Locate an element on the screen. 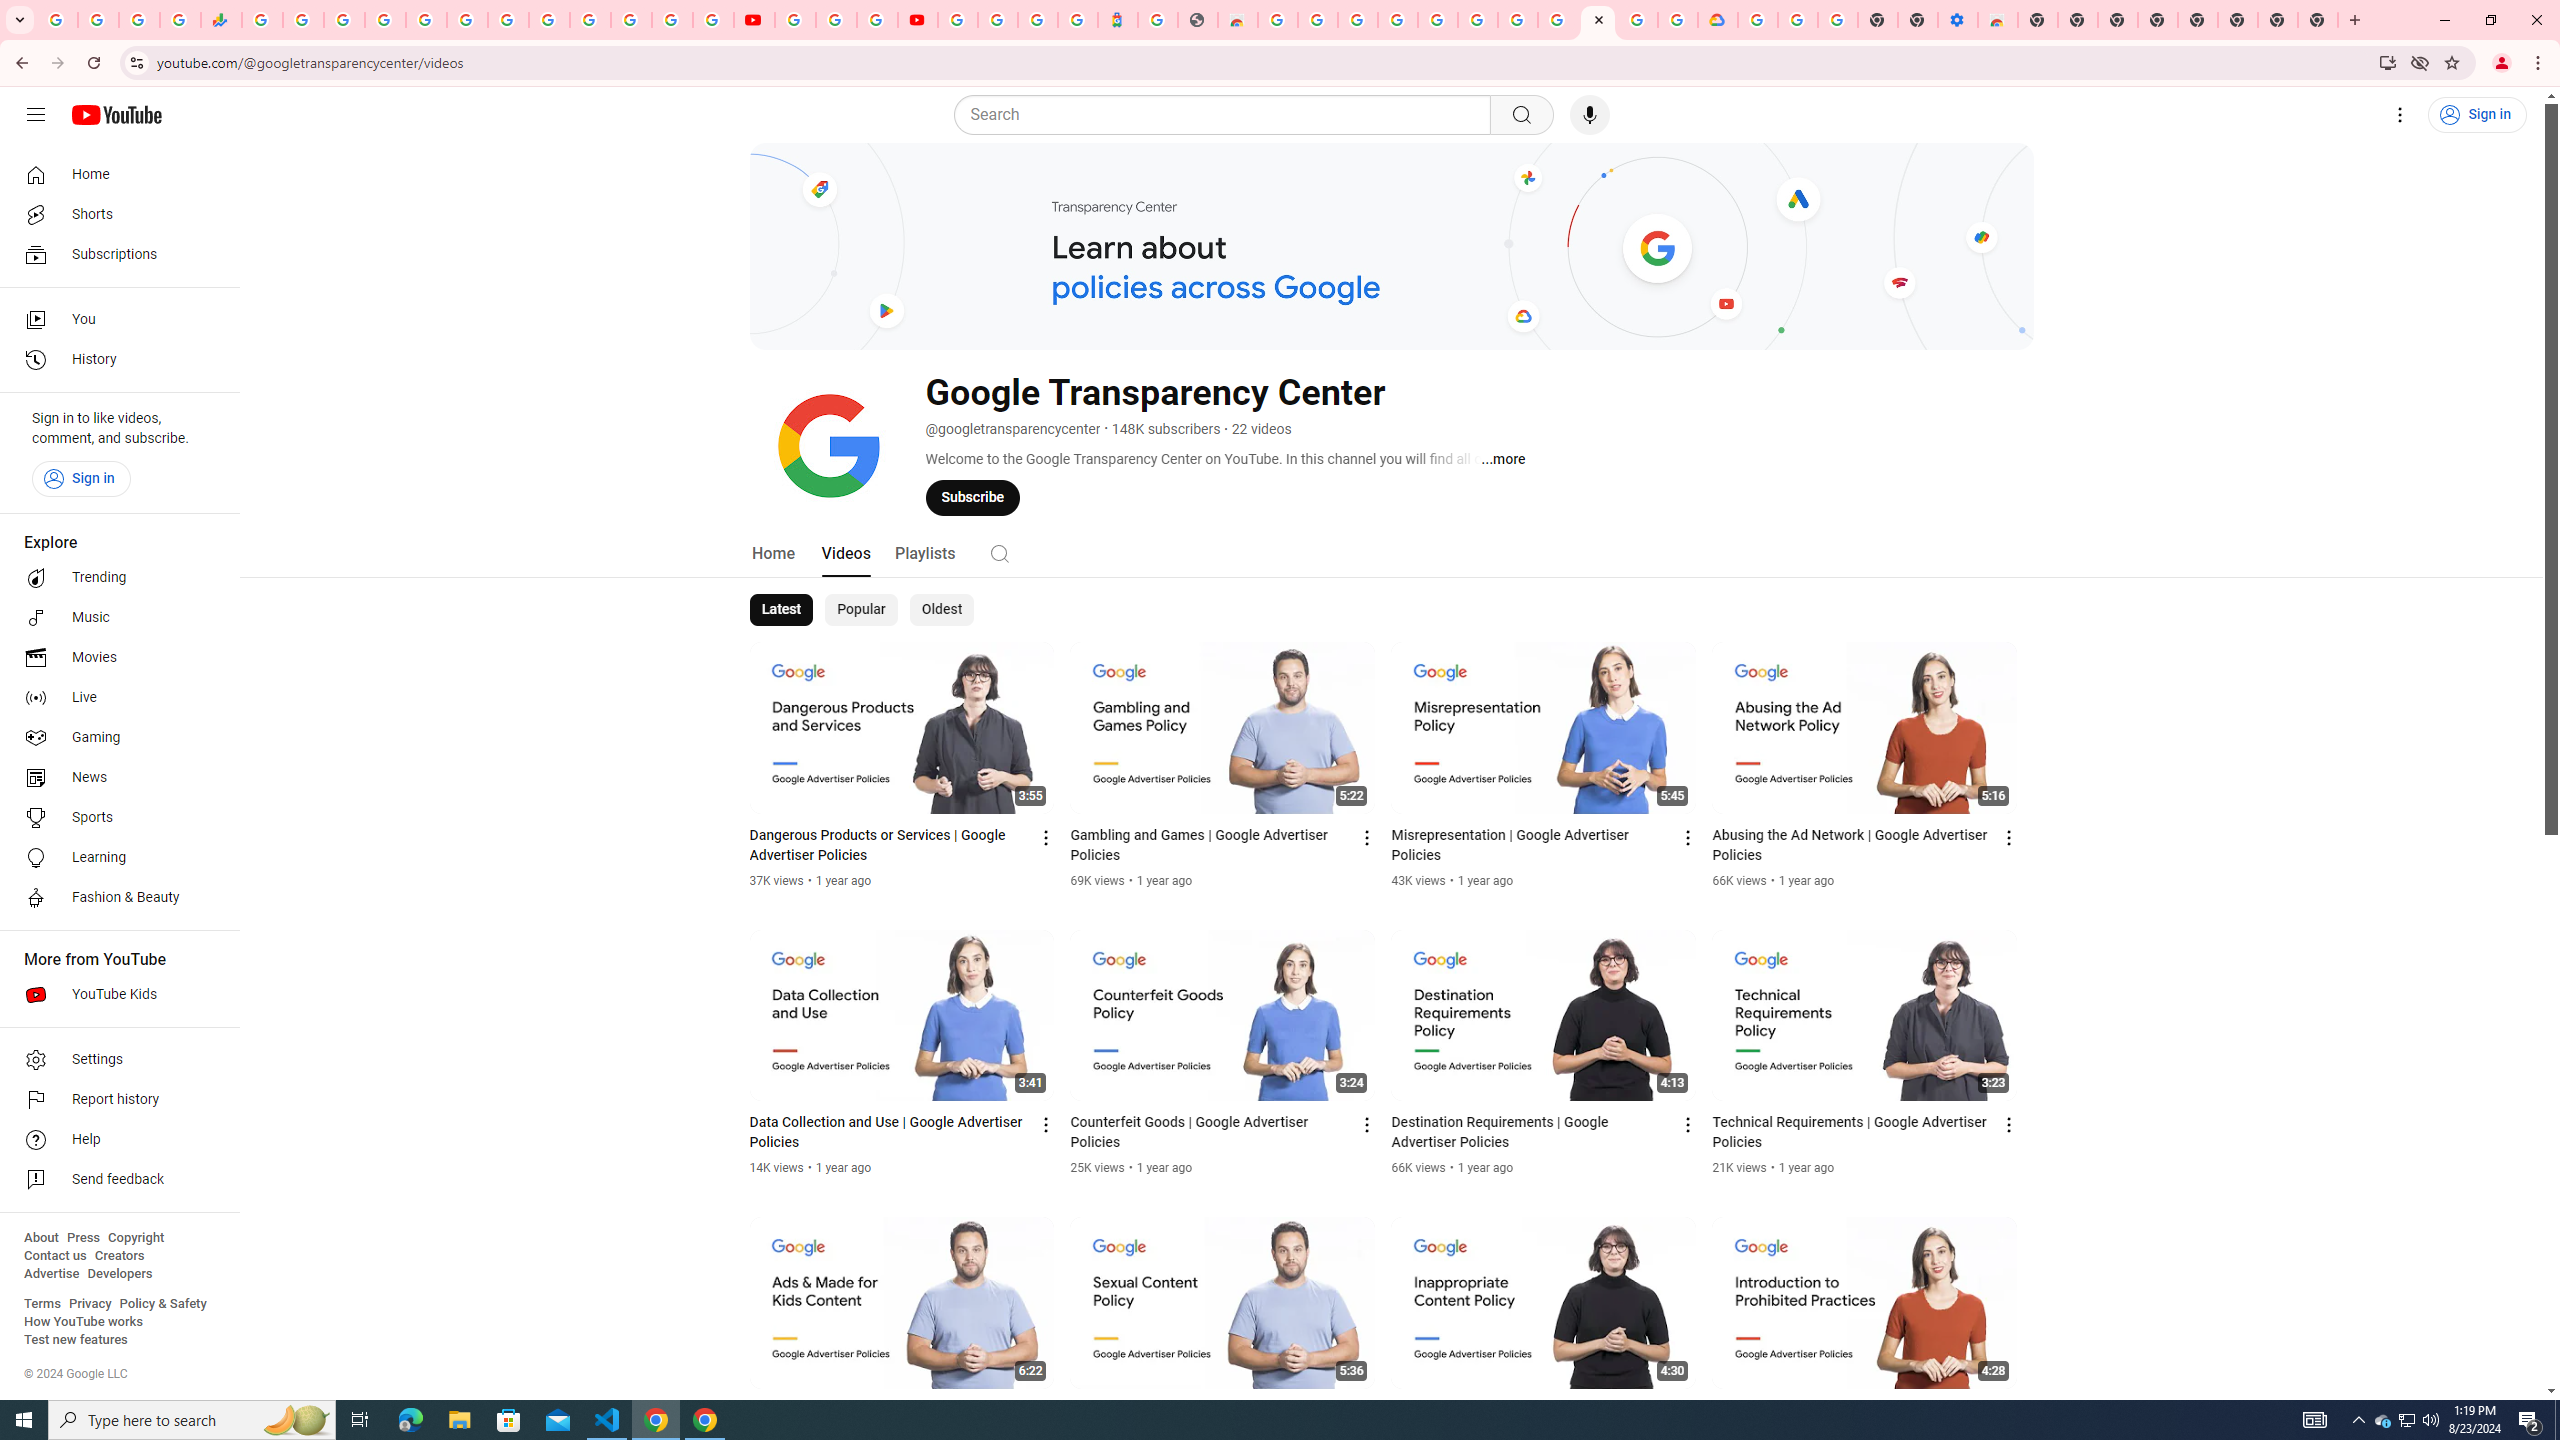  'Learning' is located at coordinates (113, 857).